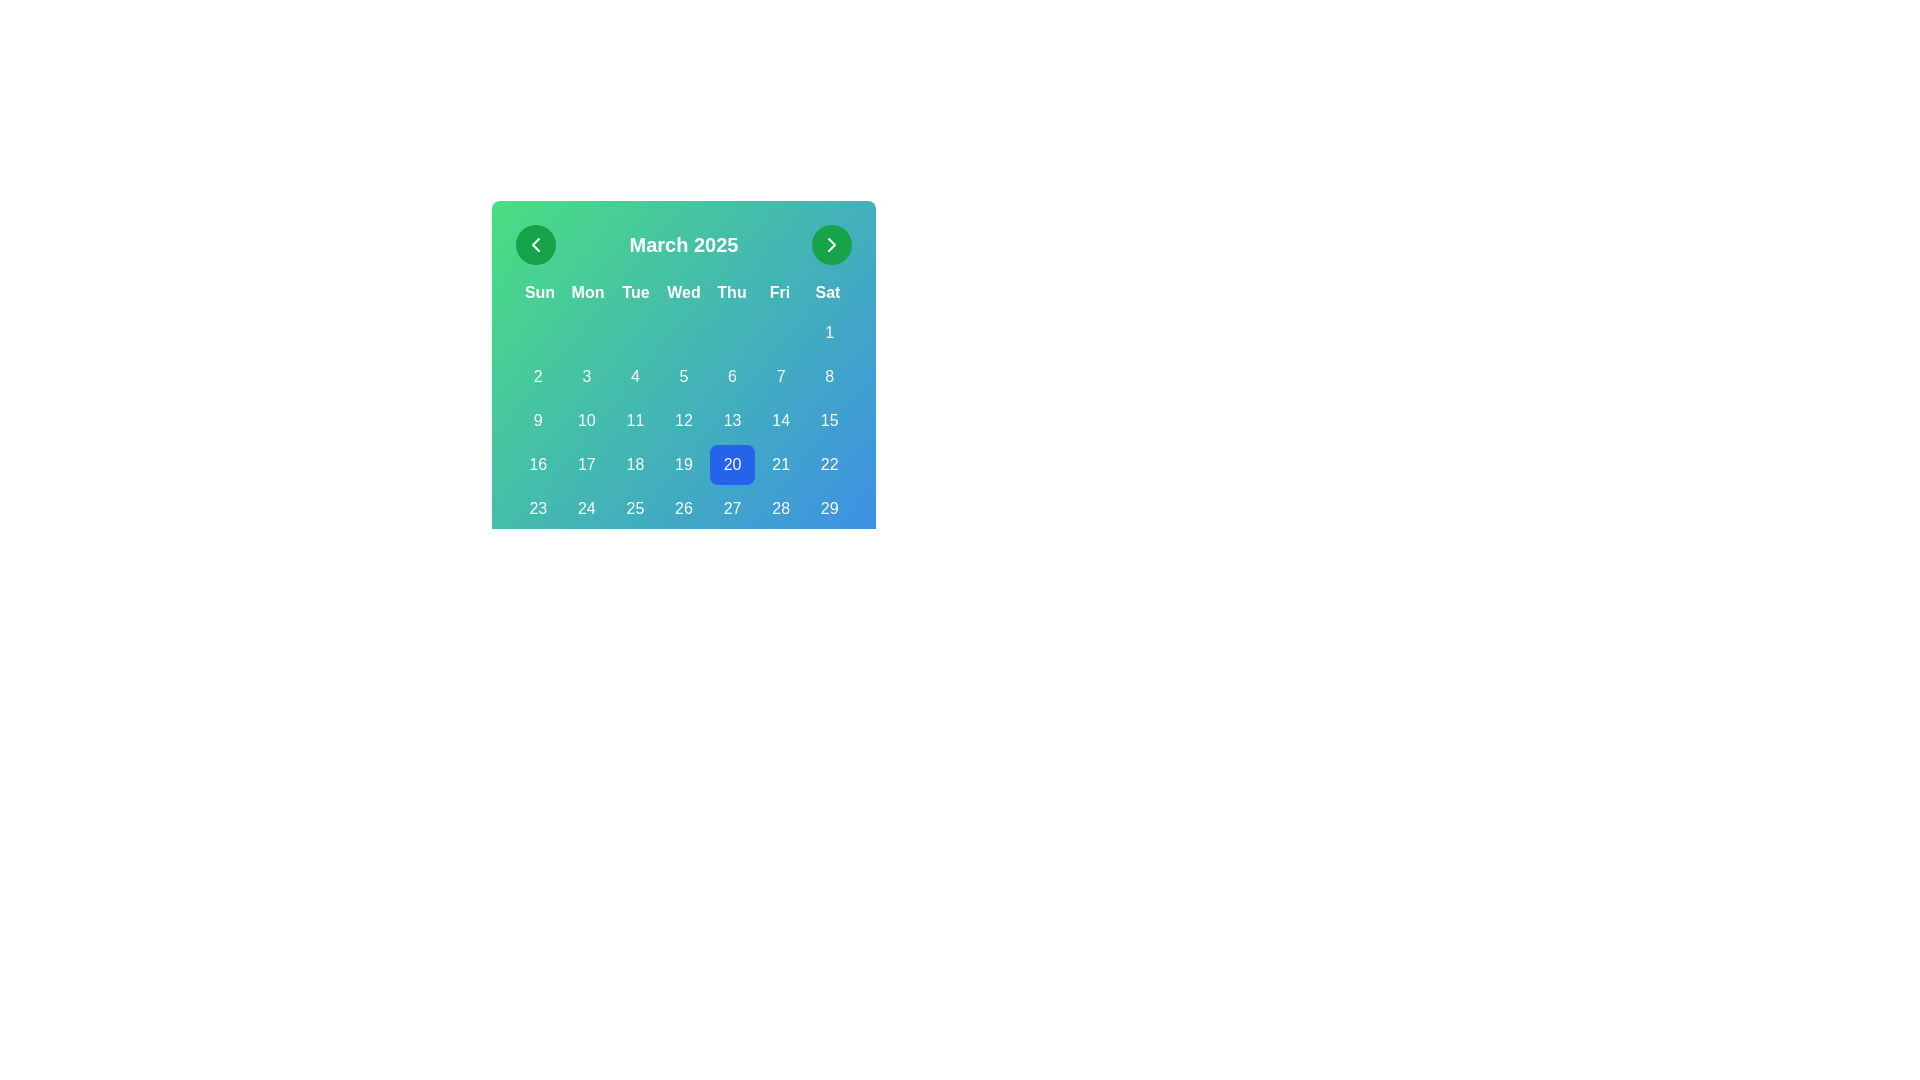  I want to click on the rectangular button with rounded corners, styled with a blue background and featuring the text '20' in white, so click(731, 465).